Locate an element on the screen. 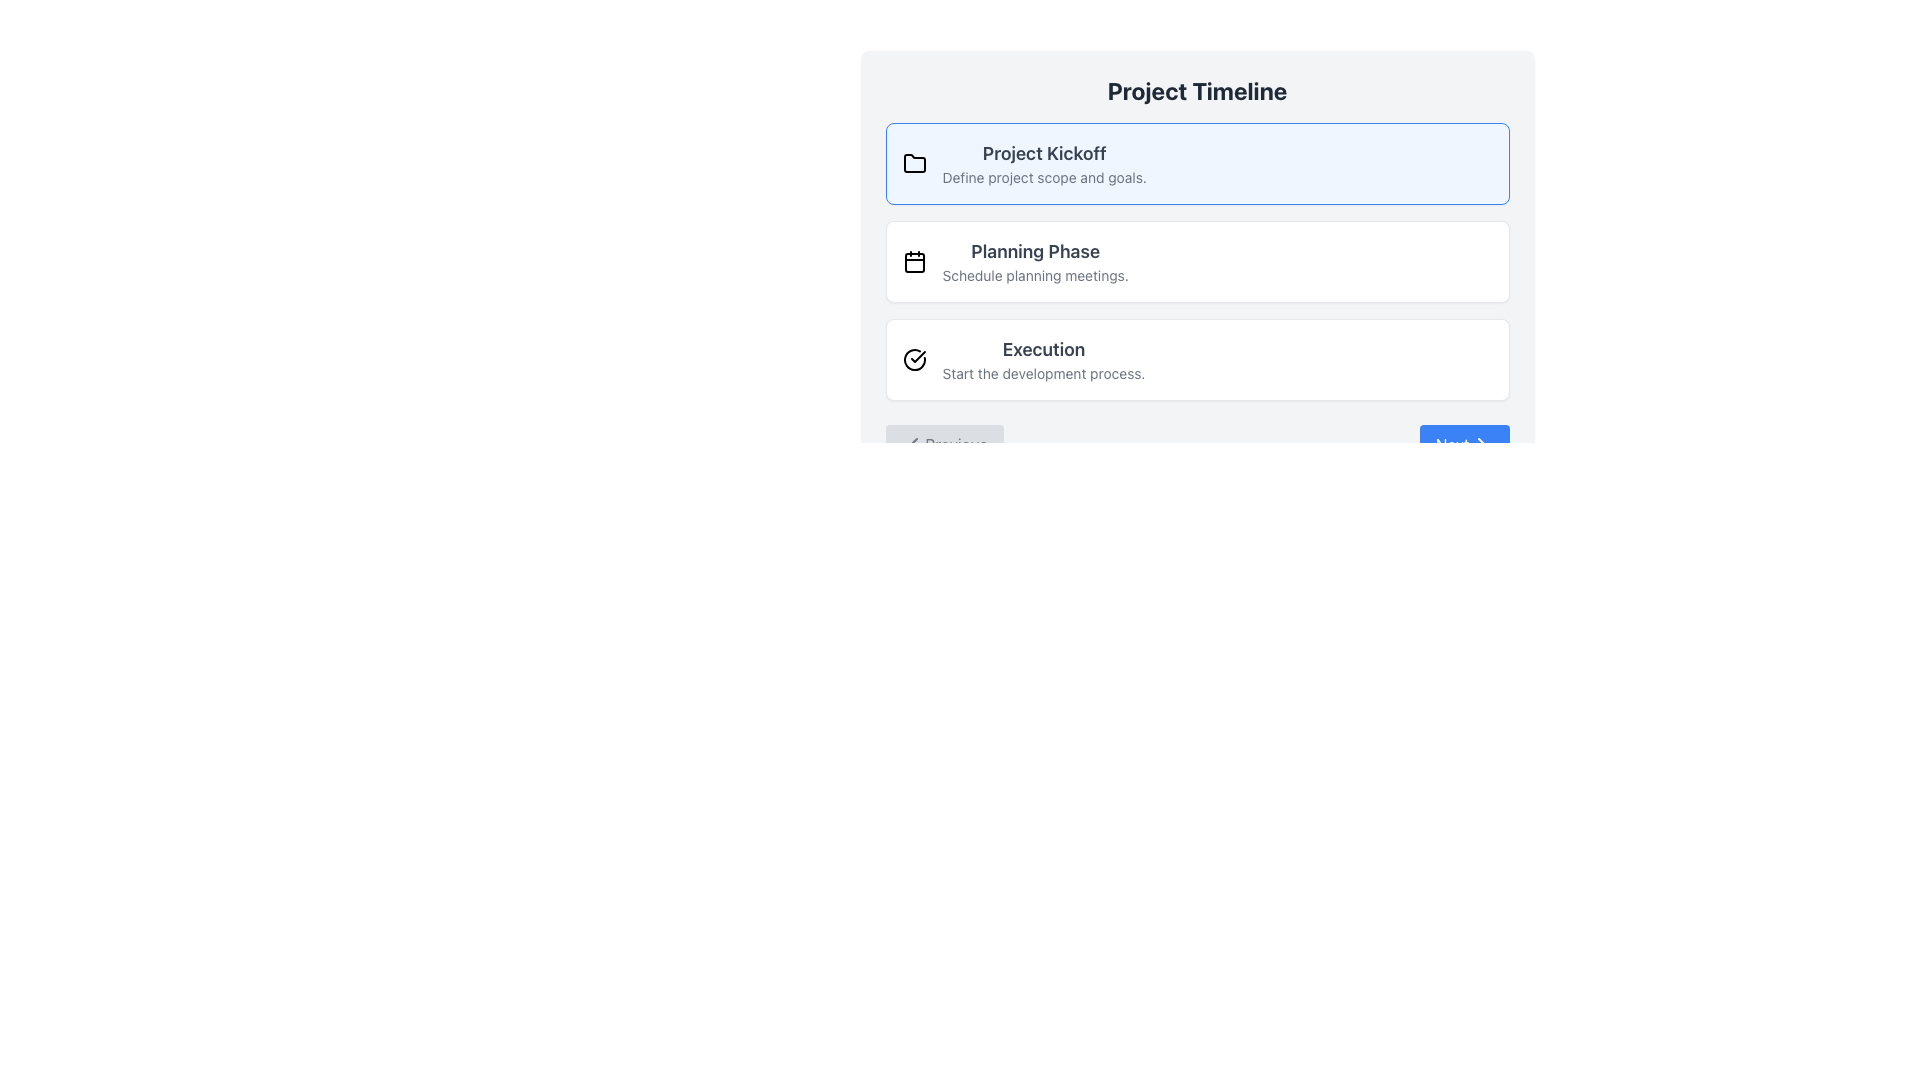  the 'Planning Phase' content block in the project timeline, which summarizes actions related to scheduling planning meetings is located at coordinates (1197, 270).